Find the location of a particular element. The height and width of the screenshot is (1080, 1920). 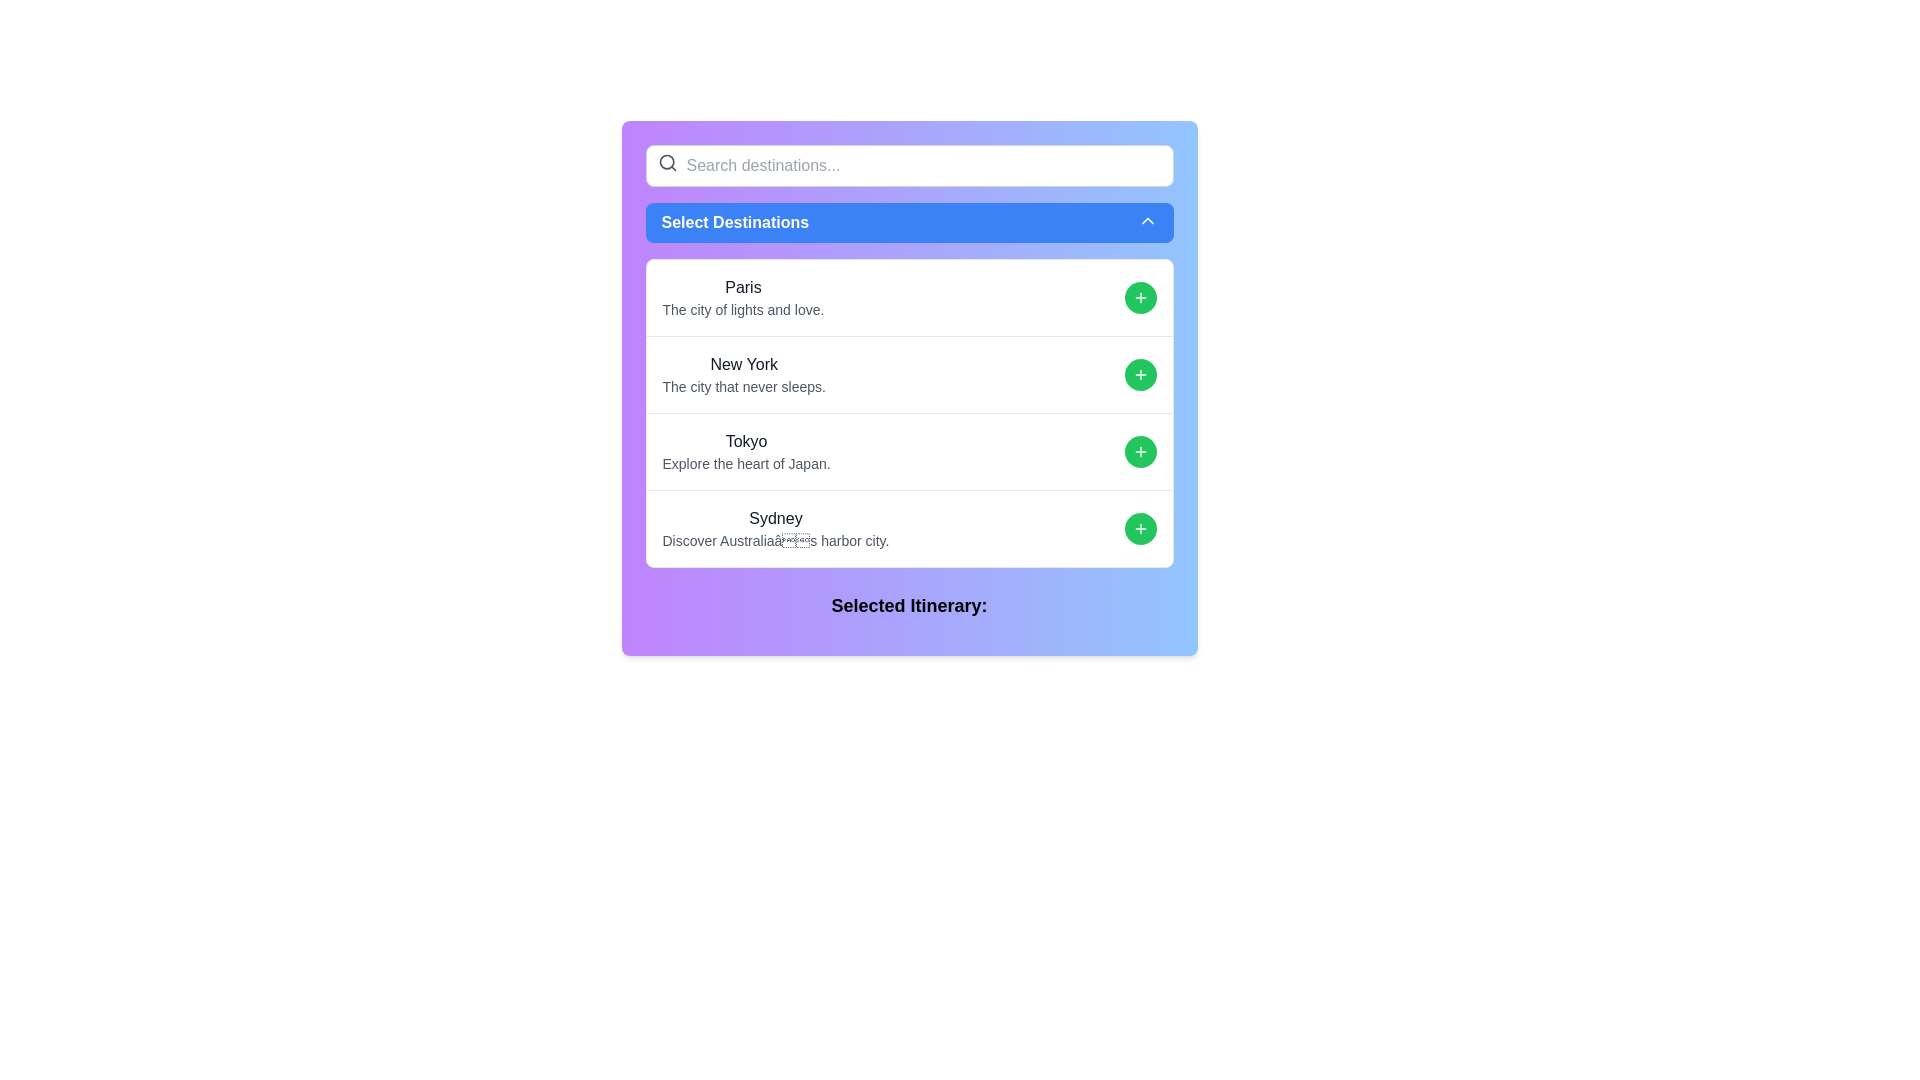

the Composite text block that provides a title and description for the destination 'Paris', which is the topmost entry in the vertically arranged list of destinations is located at coordinates (742, 297).